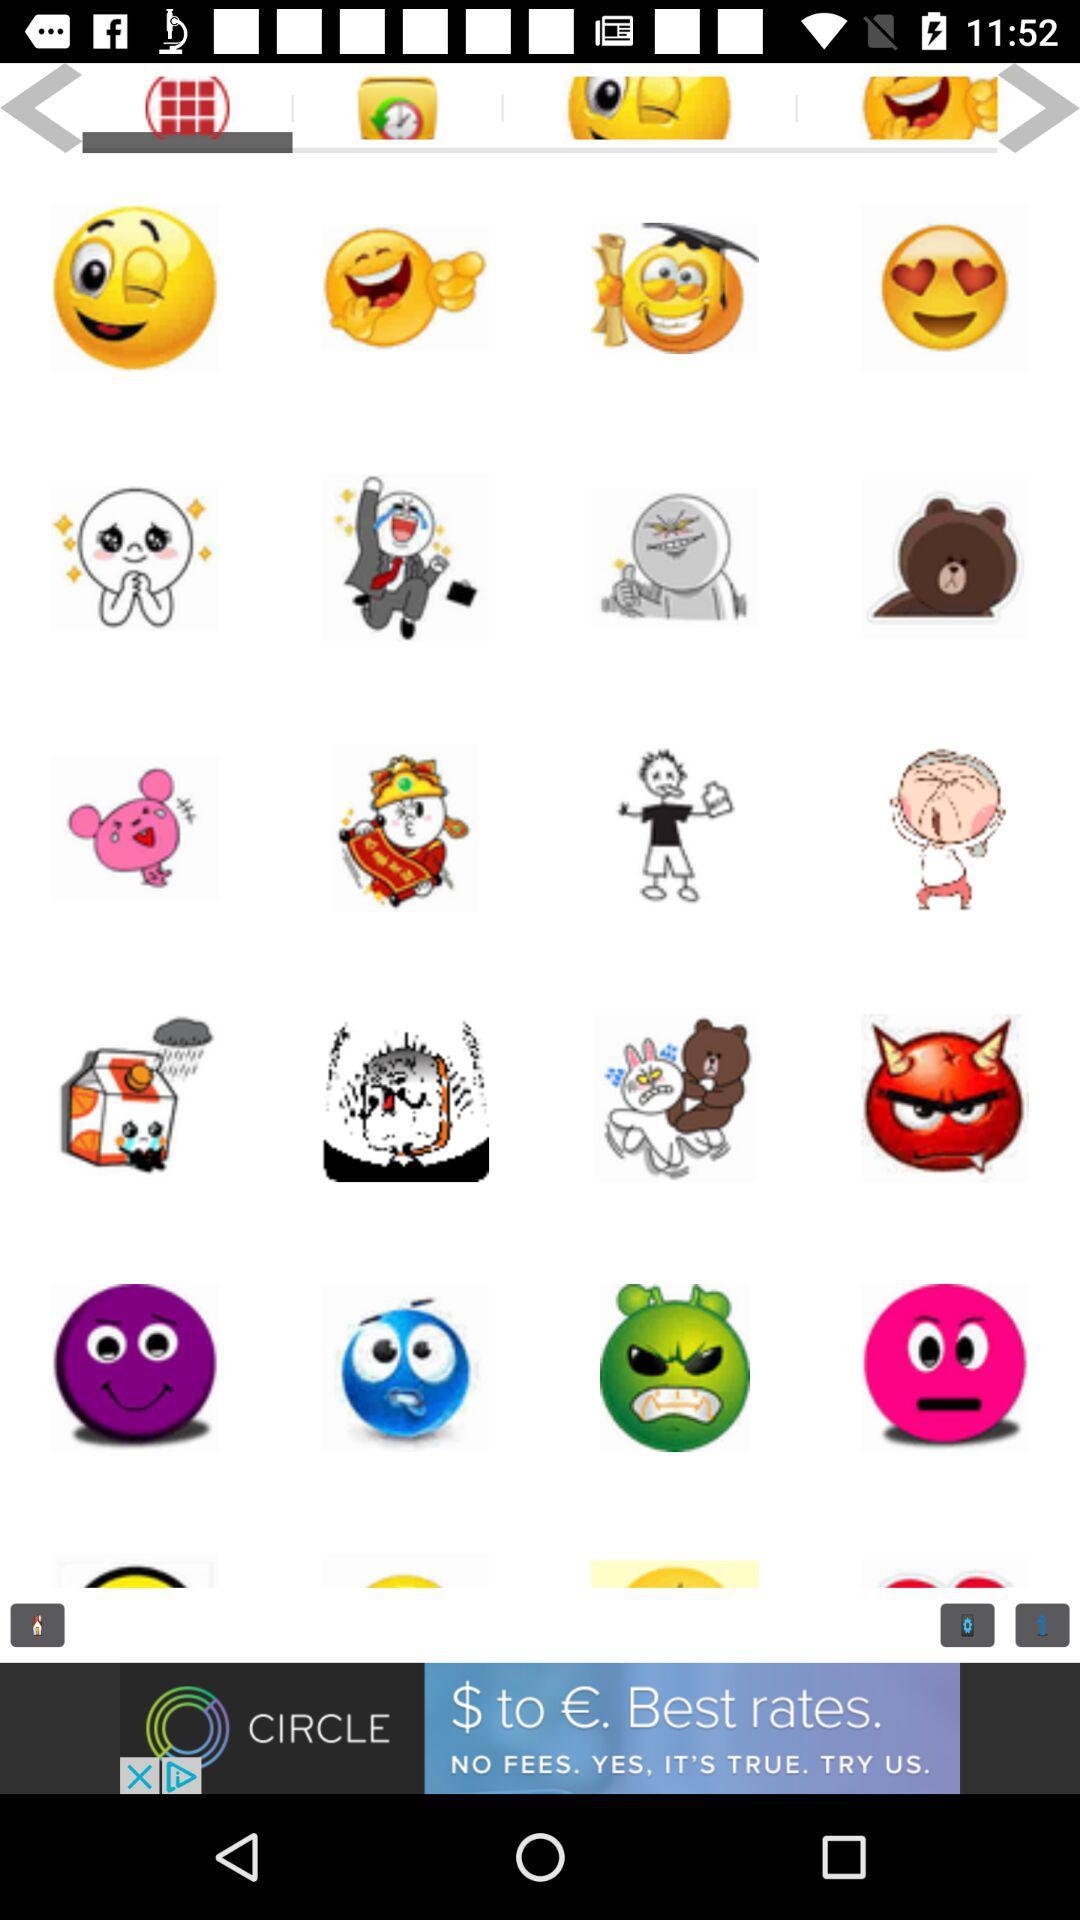  Describe the element at coordinates (405, 1544) in the screenshot. I see `image option` at that location.